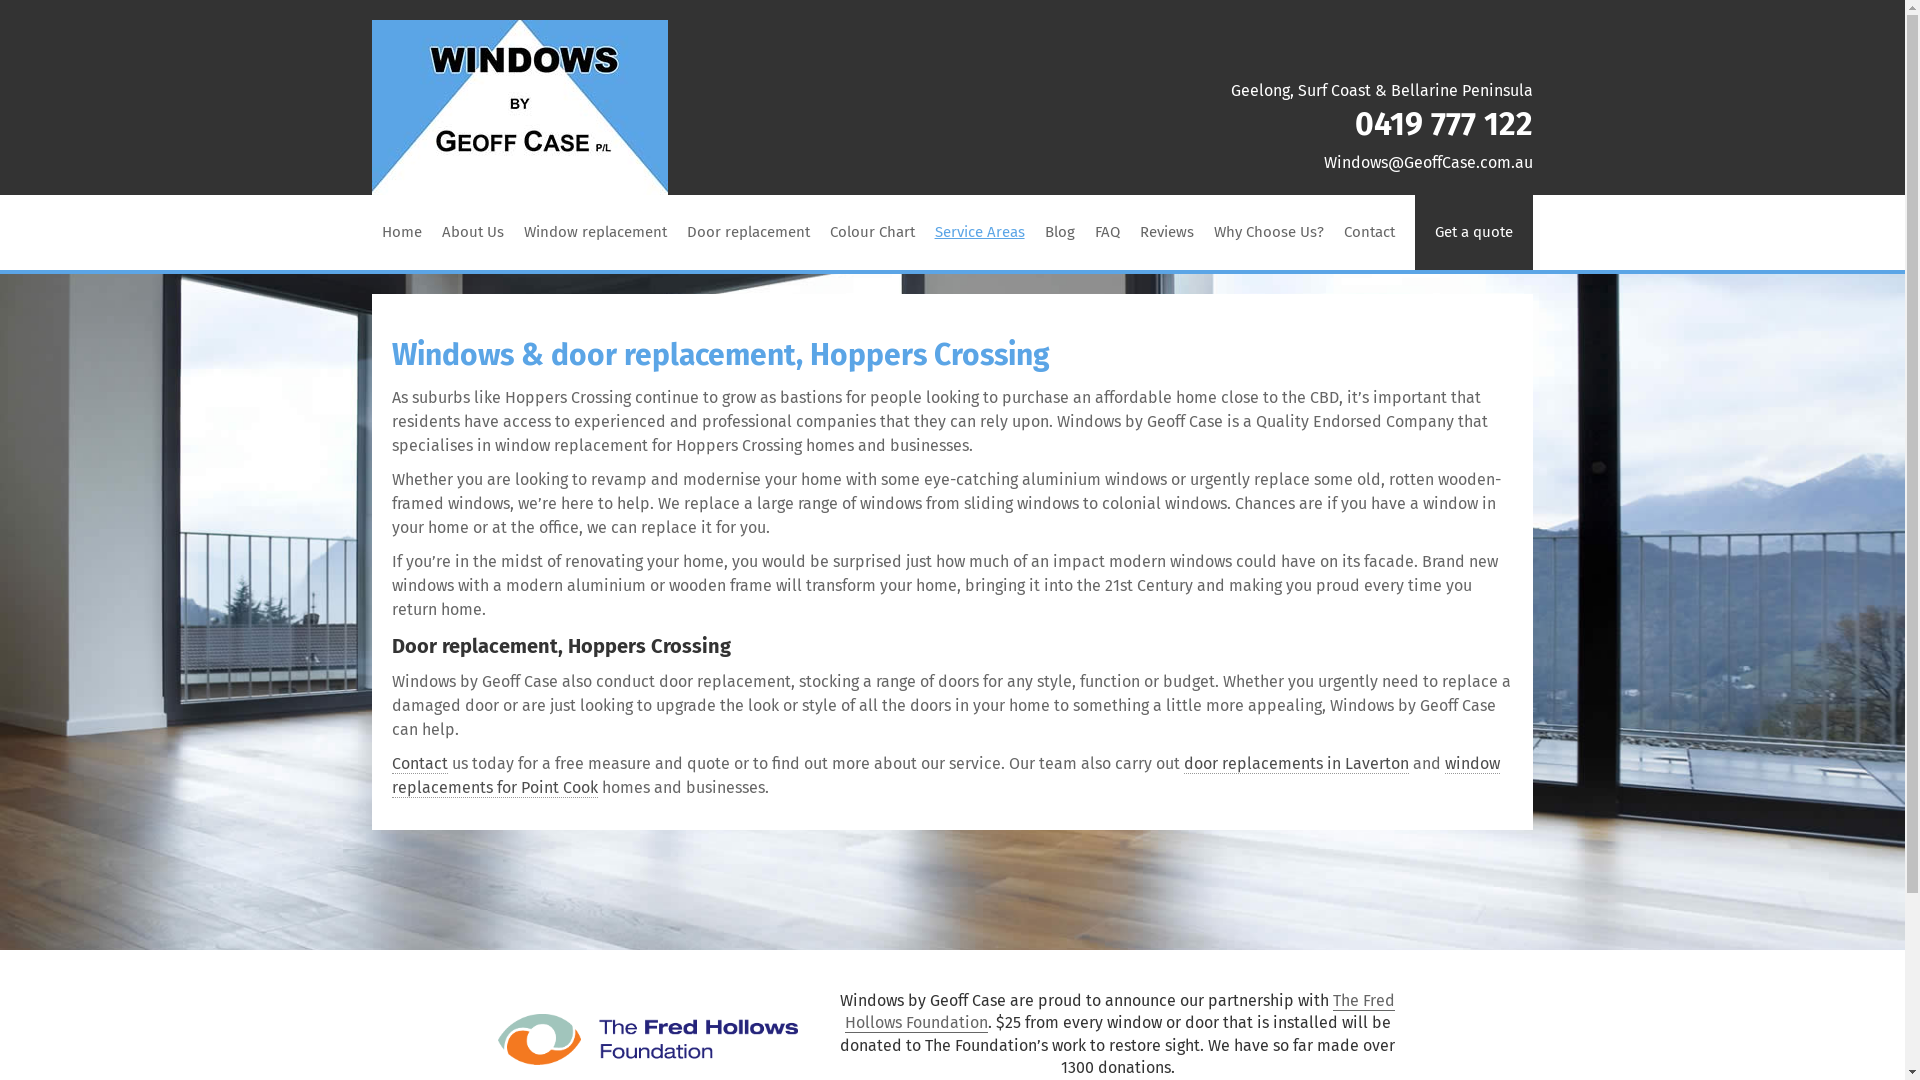  What do you see at coordinates (1267, 231) in the screenshot?
I see `'Why Choose Us?'` at bounding box center [1267, 231].